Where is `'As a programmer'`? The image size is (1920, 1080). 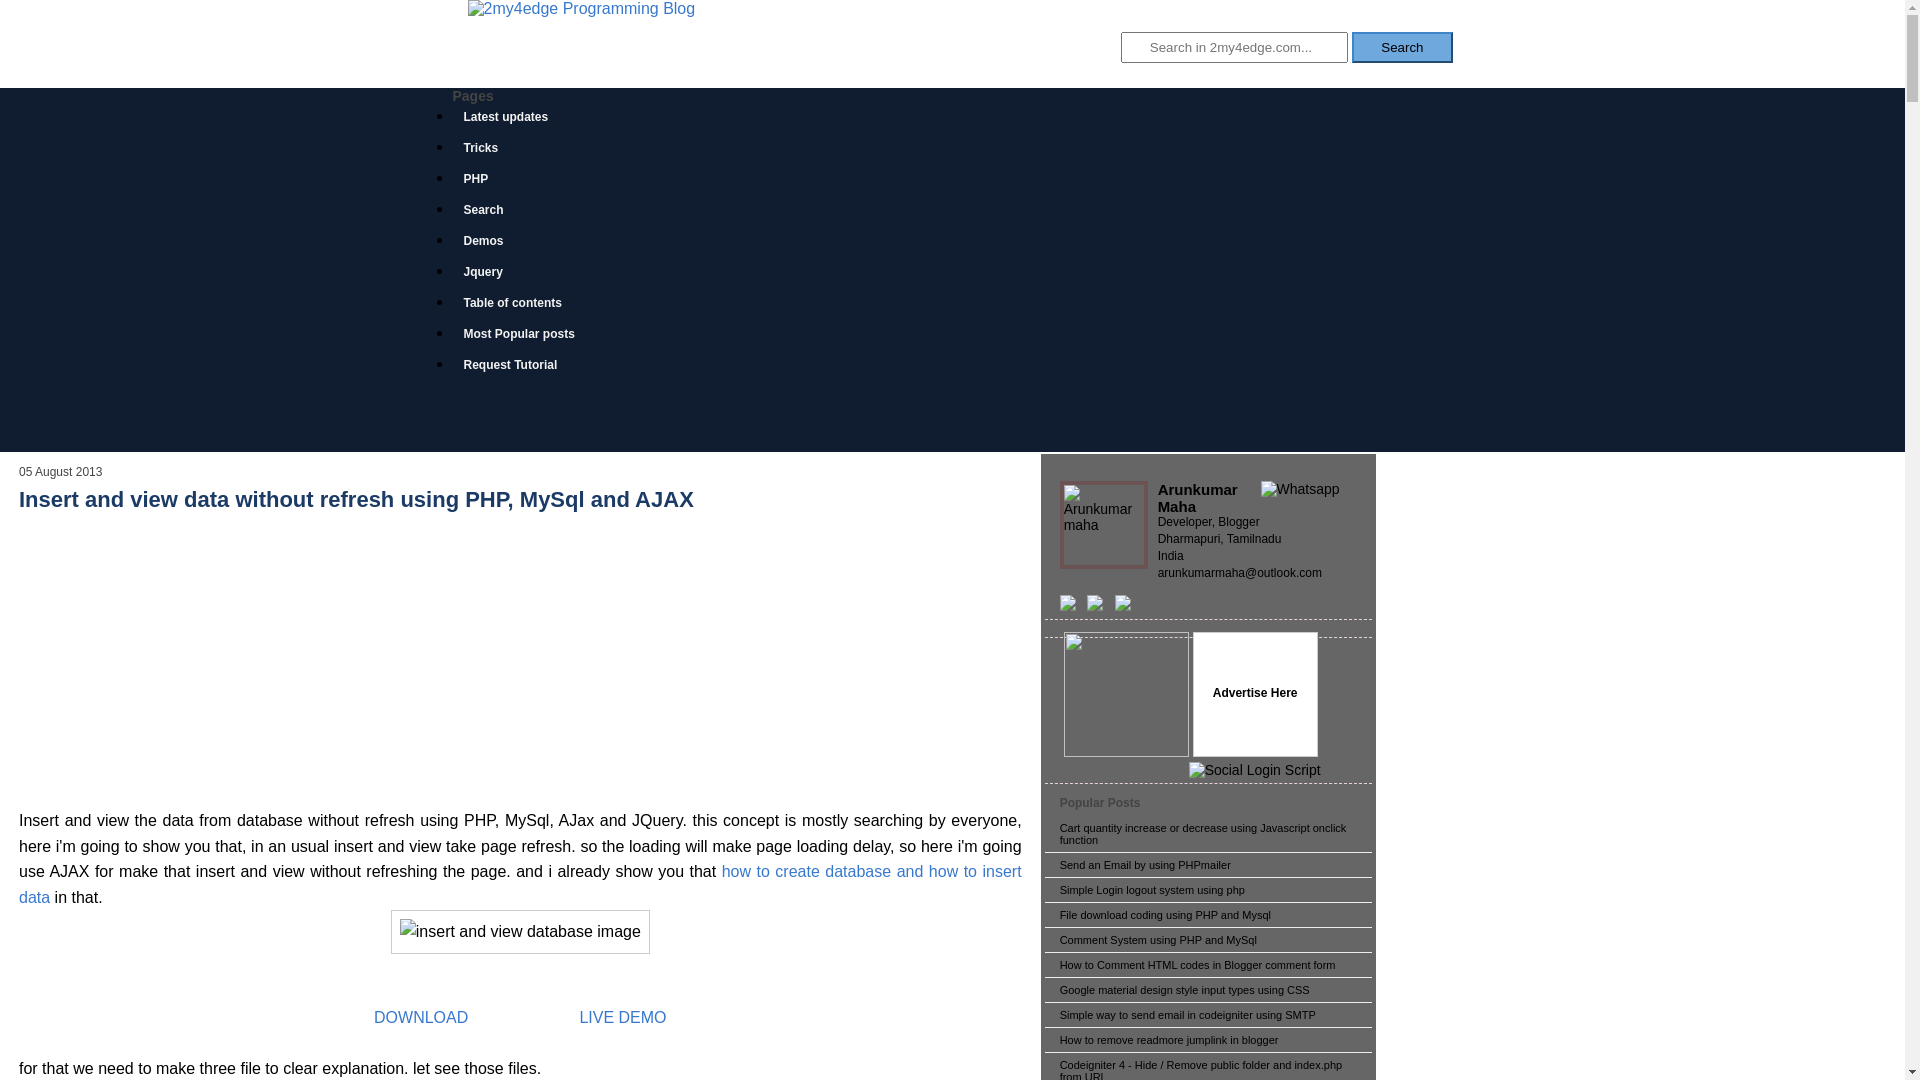
'As a programmer' is located at coordinates (1126, 694).